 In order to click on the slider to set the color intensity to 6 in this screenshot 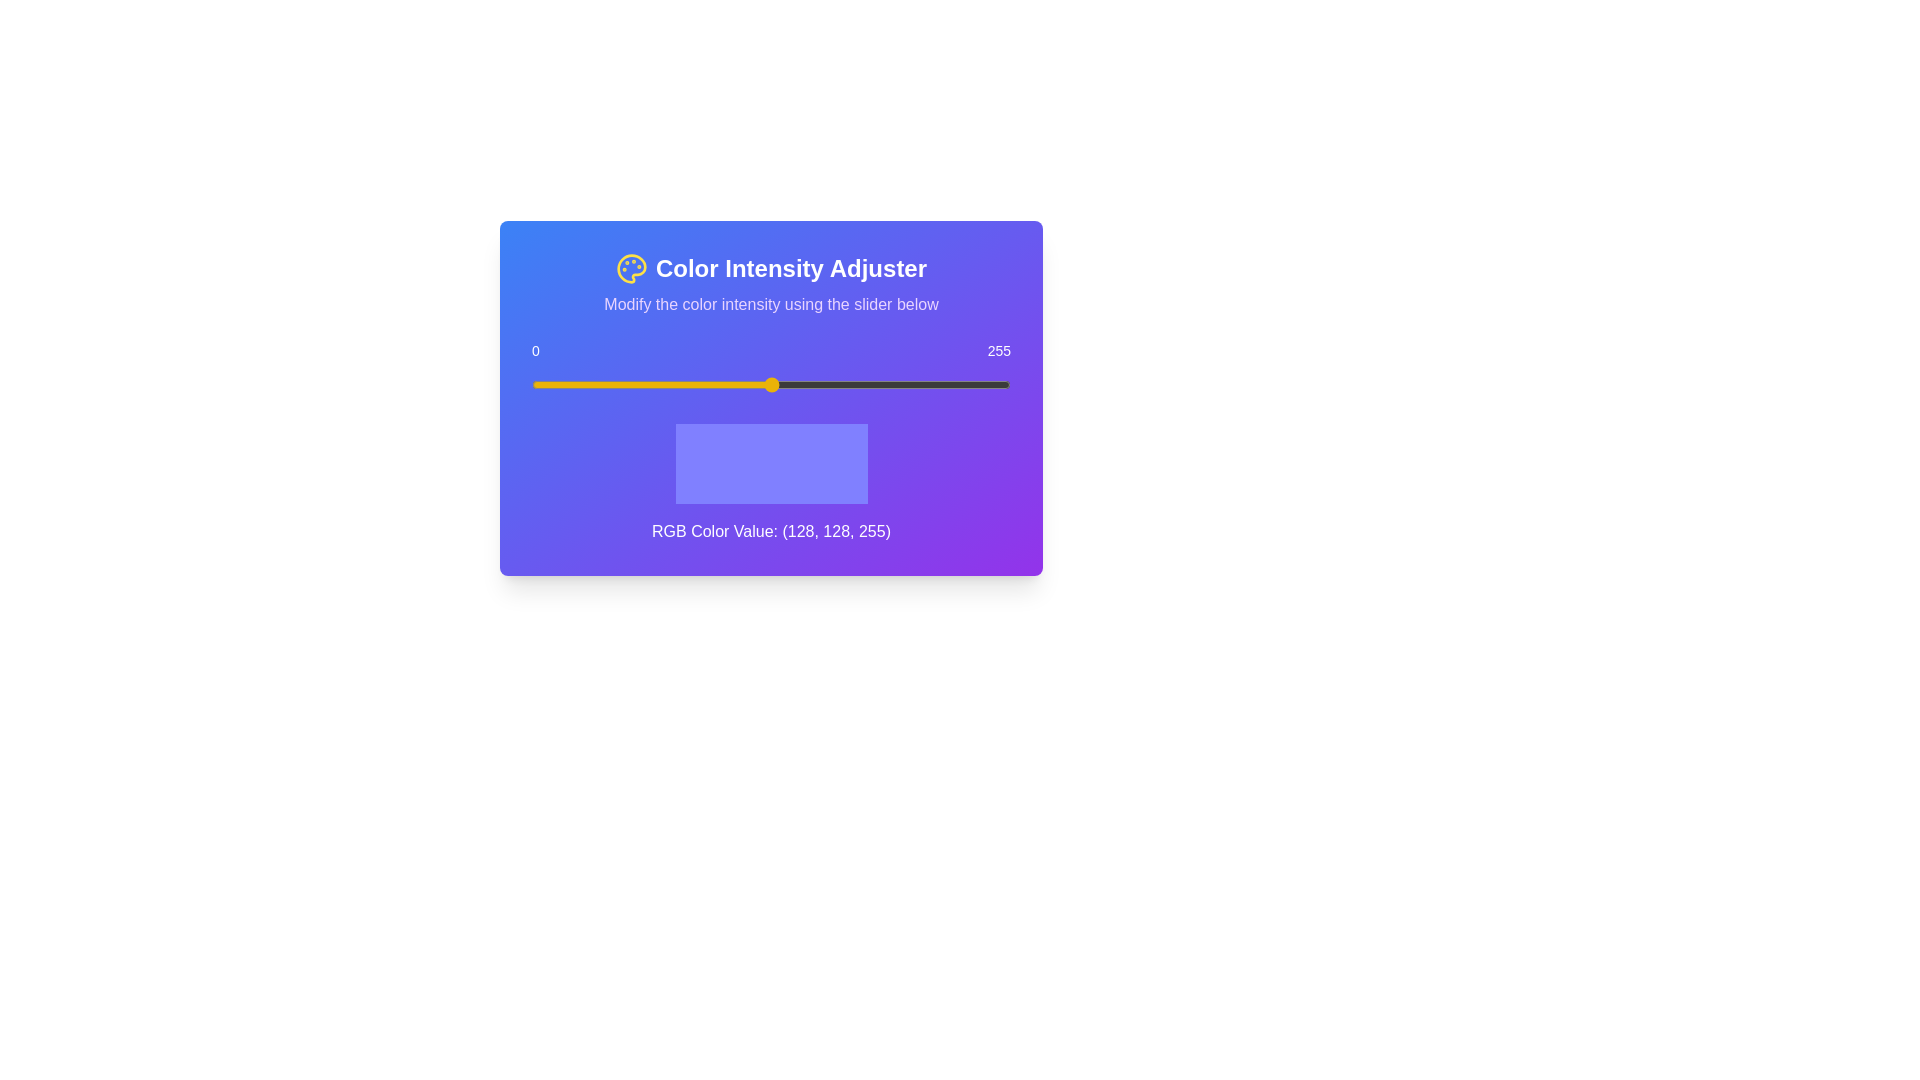, I will do `click(543, 385)`.